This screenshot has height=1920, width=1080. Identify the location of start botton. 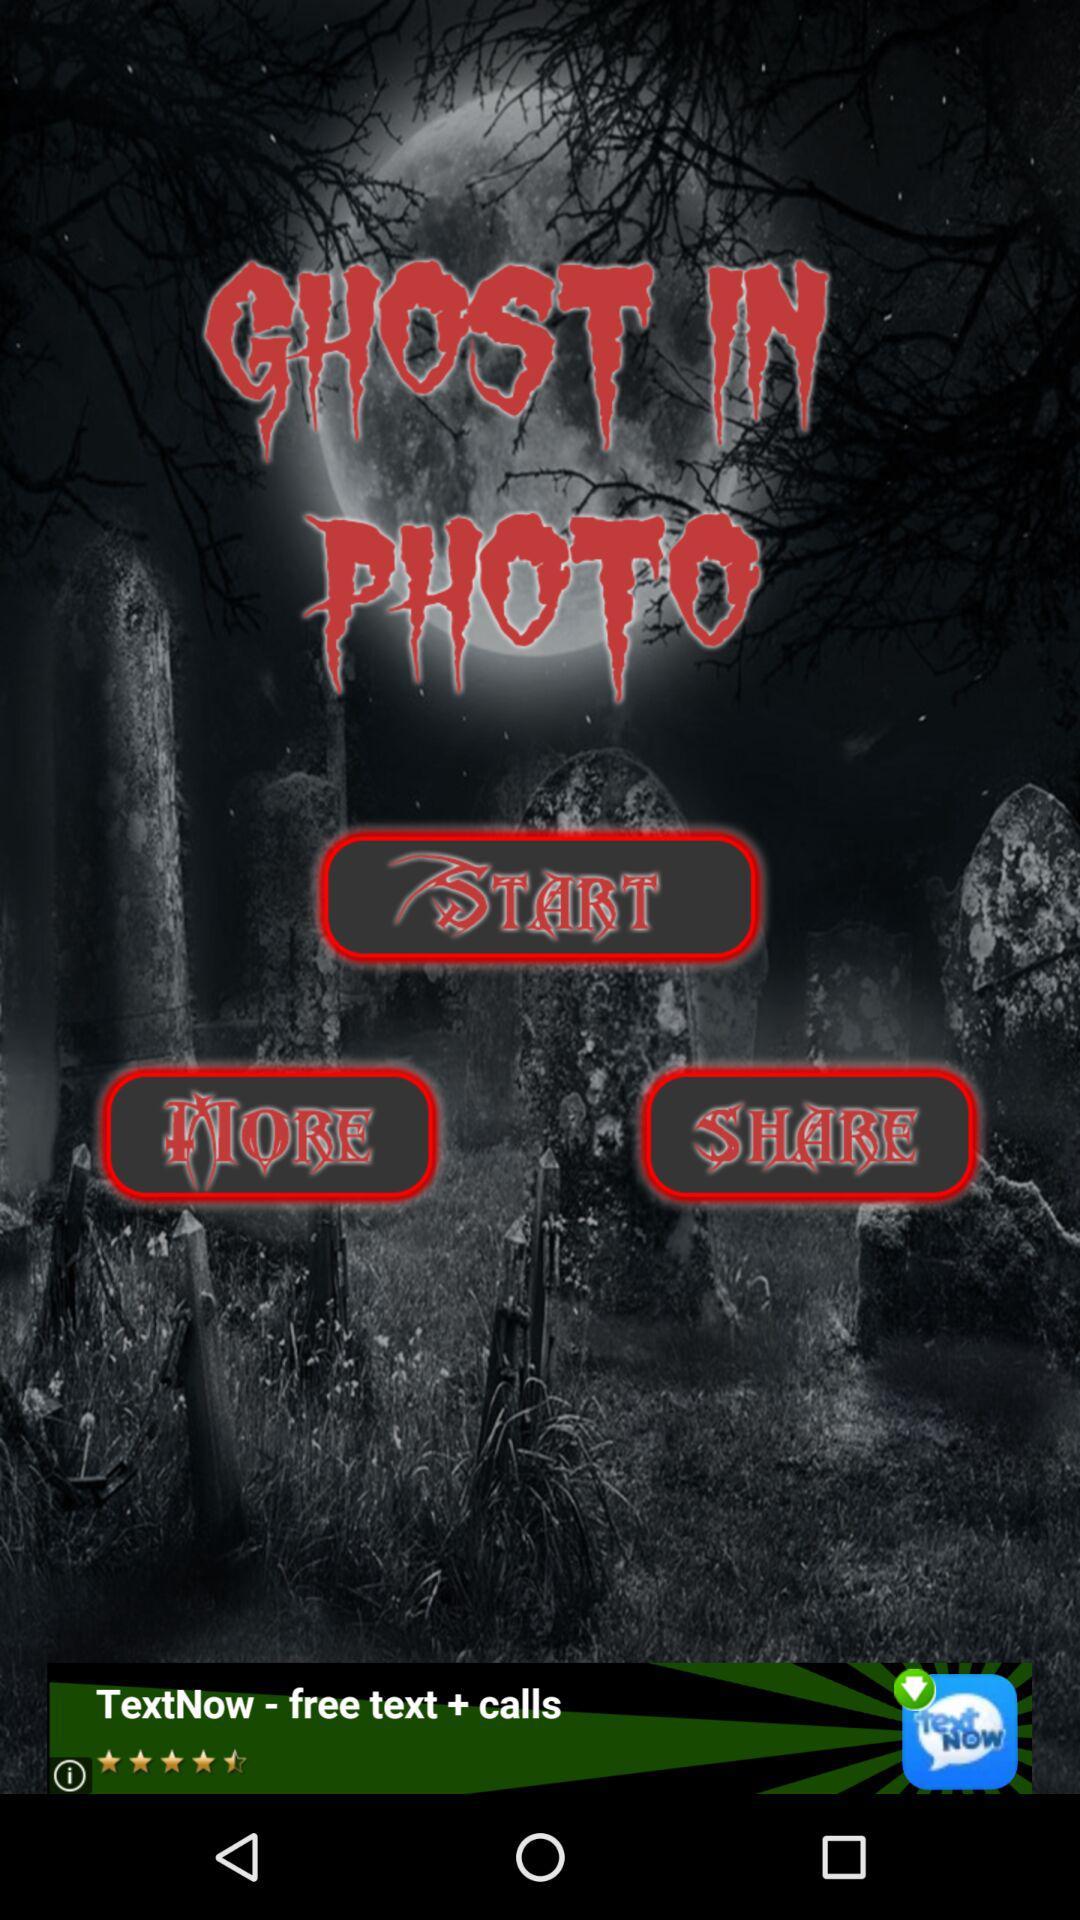
(538, 896).